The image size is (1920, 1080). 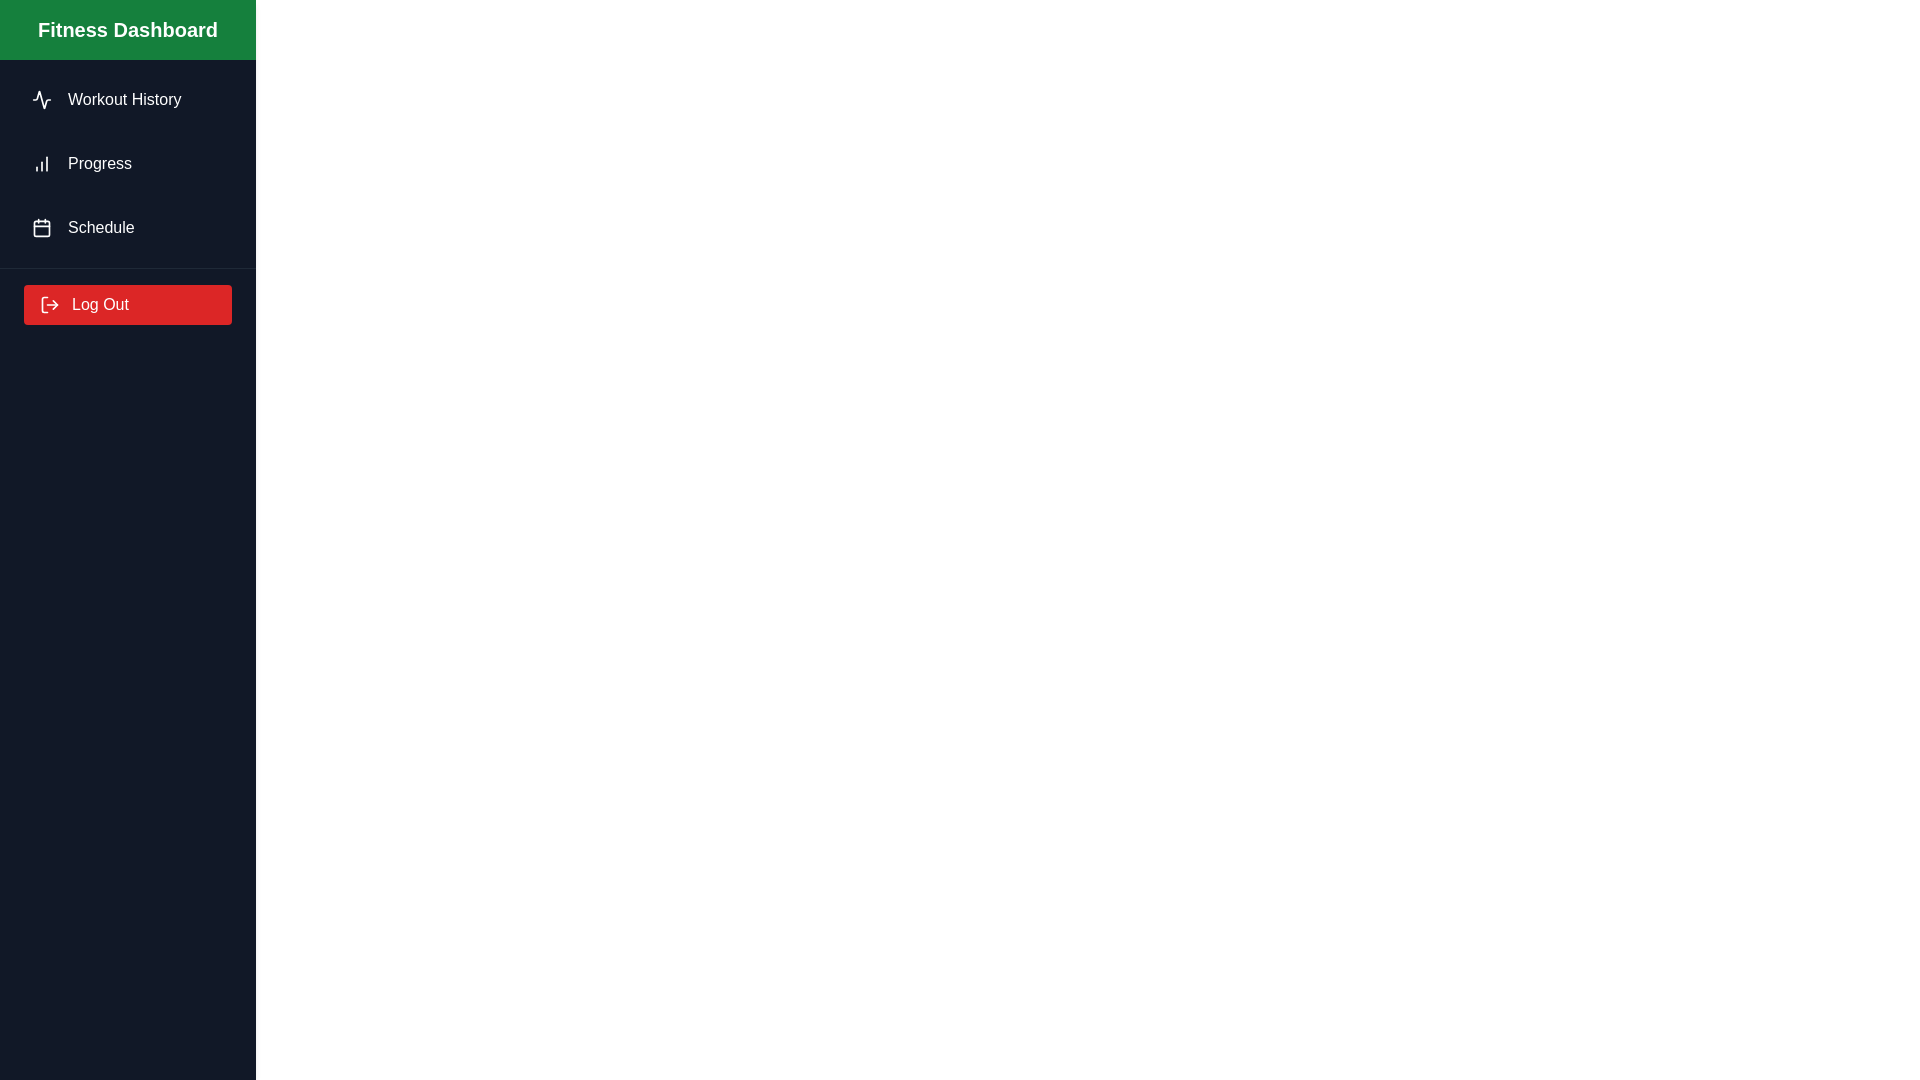 What do you see at coordinates (42, 163) in the screenshot?
I see `the leftmost icon in the vertical navigation menu adjacent to the text 'Progress'` at bounding box center [42, 163].